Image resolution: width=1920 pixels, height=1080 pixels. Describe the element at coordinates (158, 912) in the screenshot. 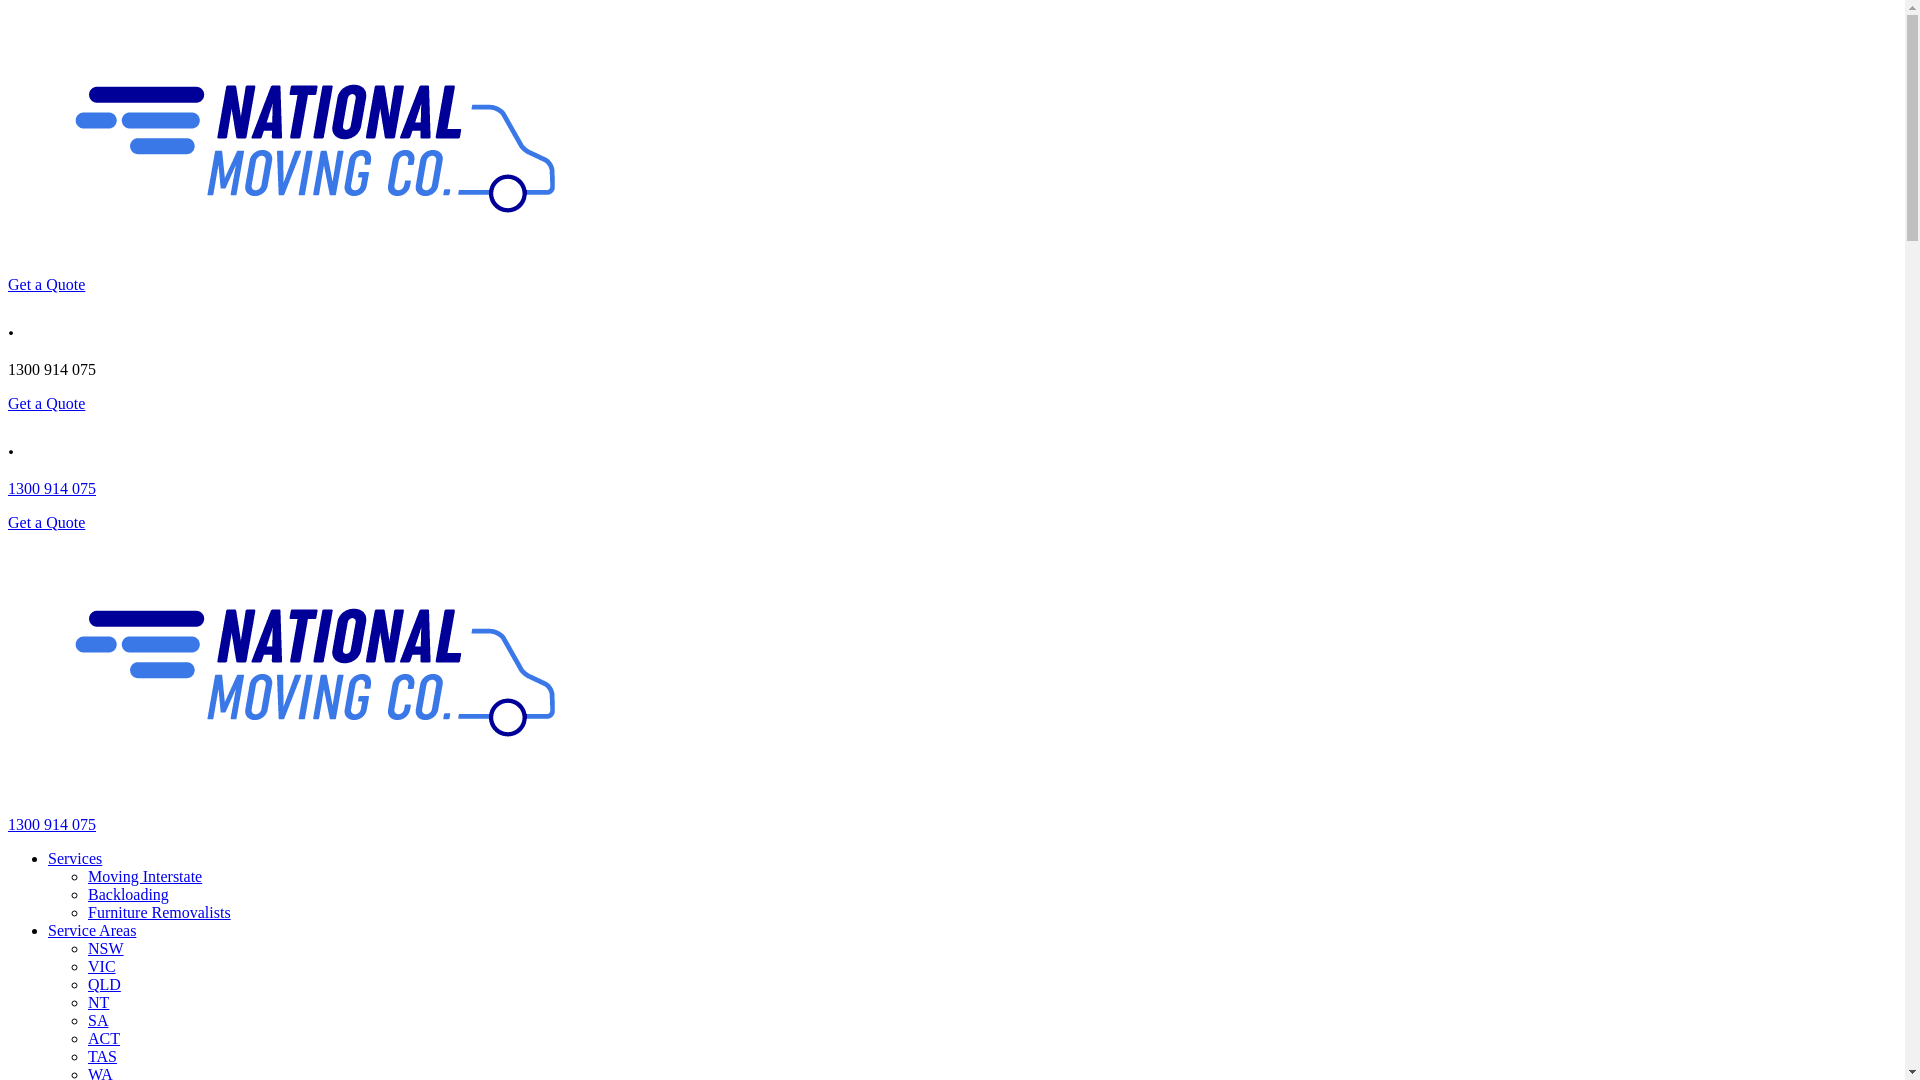

I see `'Furniture Removalists'` at that location.